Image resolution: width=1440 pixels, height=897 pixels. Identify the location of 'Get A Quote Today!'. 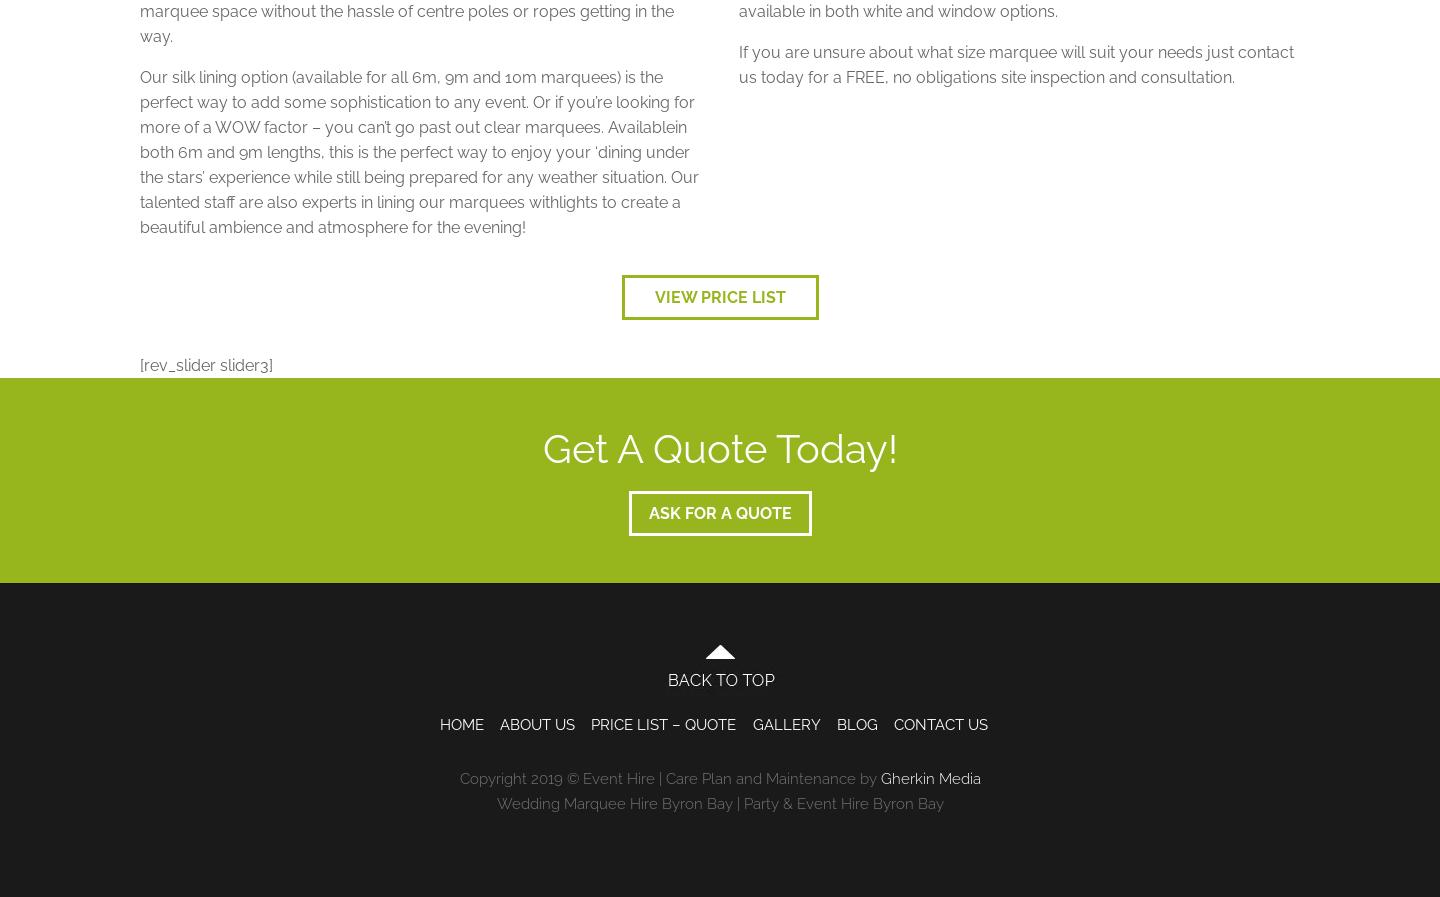
(719, 446).